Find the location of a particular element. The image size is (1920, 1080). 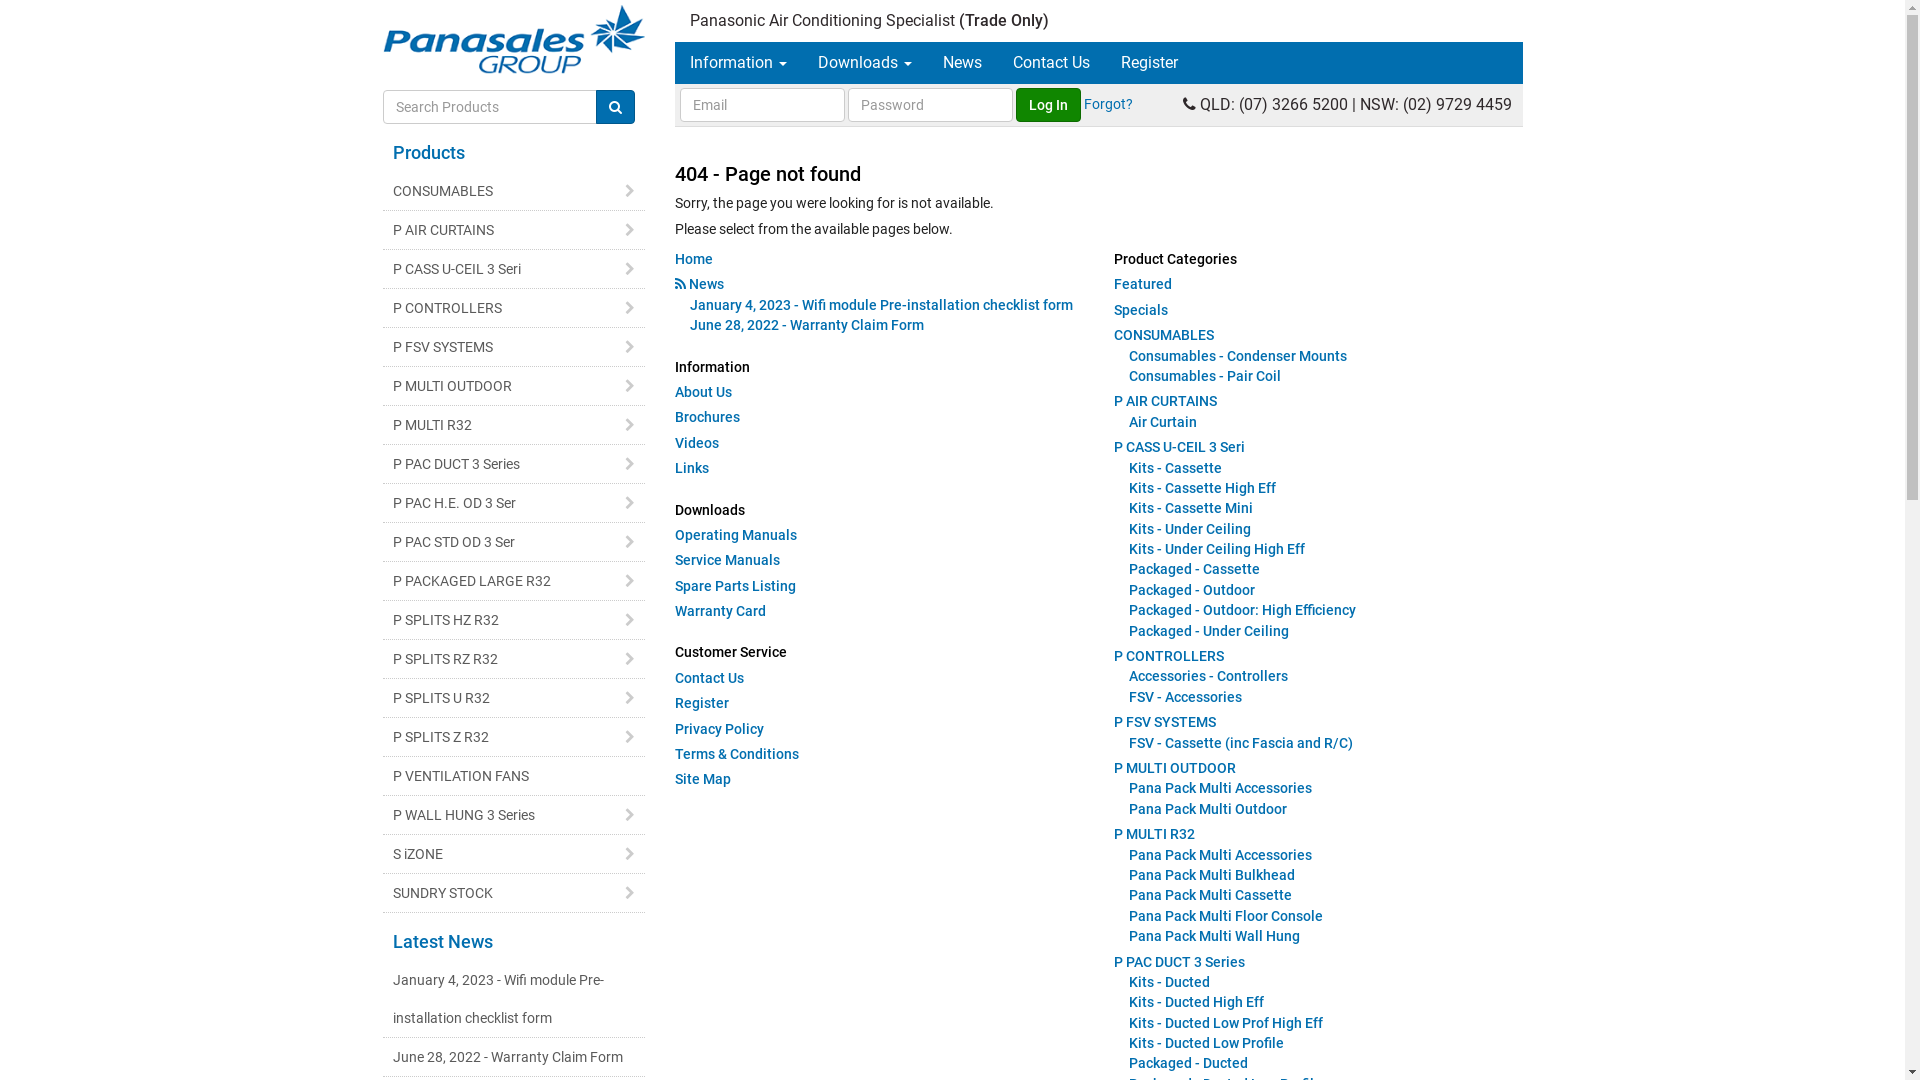

'Information' is located at coordinates (737, 61).